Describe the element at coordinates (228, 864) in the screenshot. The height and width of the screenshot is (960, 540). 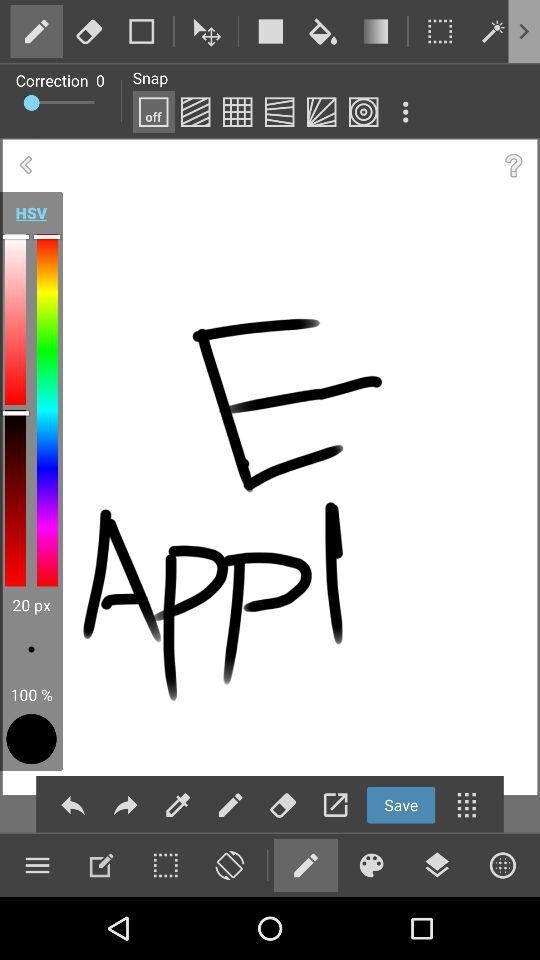
I see `the fourth icon from bottom row` at that location.